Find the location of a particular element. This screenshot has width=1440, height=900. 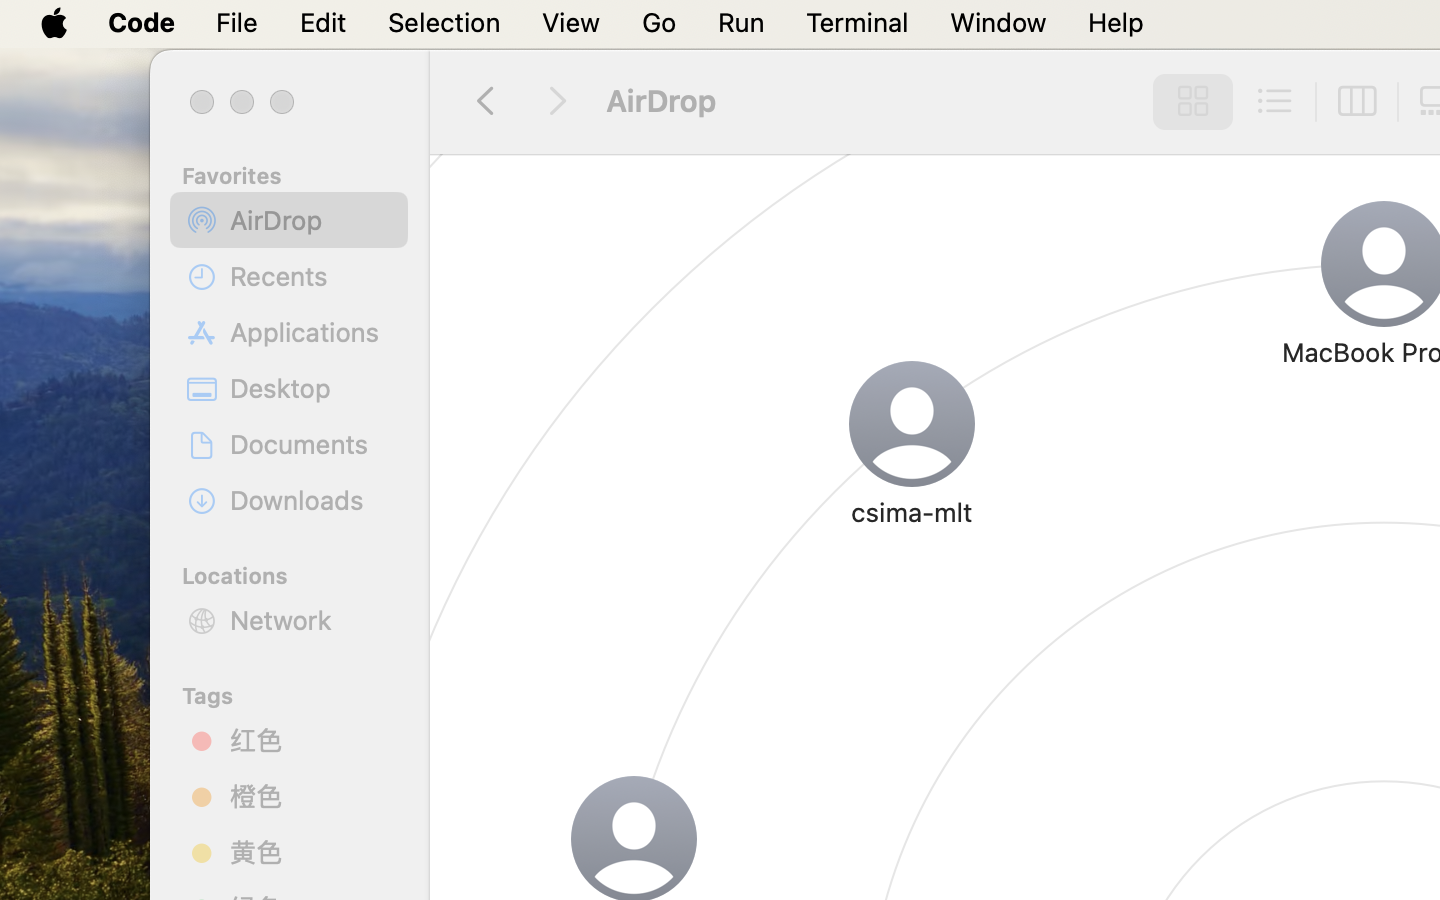

'Tags' is located at coordinates (299, 692).